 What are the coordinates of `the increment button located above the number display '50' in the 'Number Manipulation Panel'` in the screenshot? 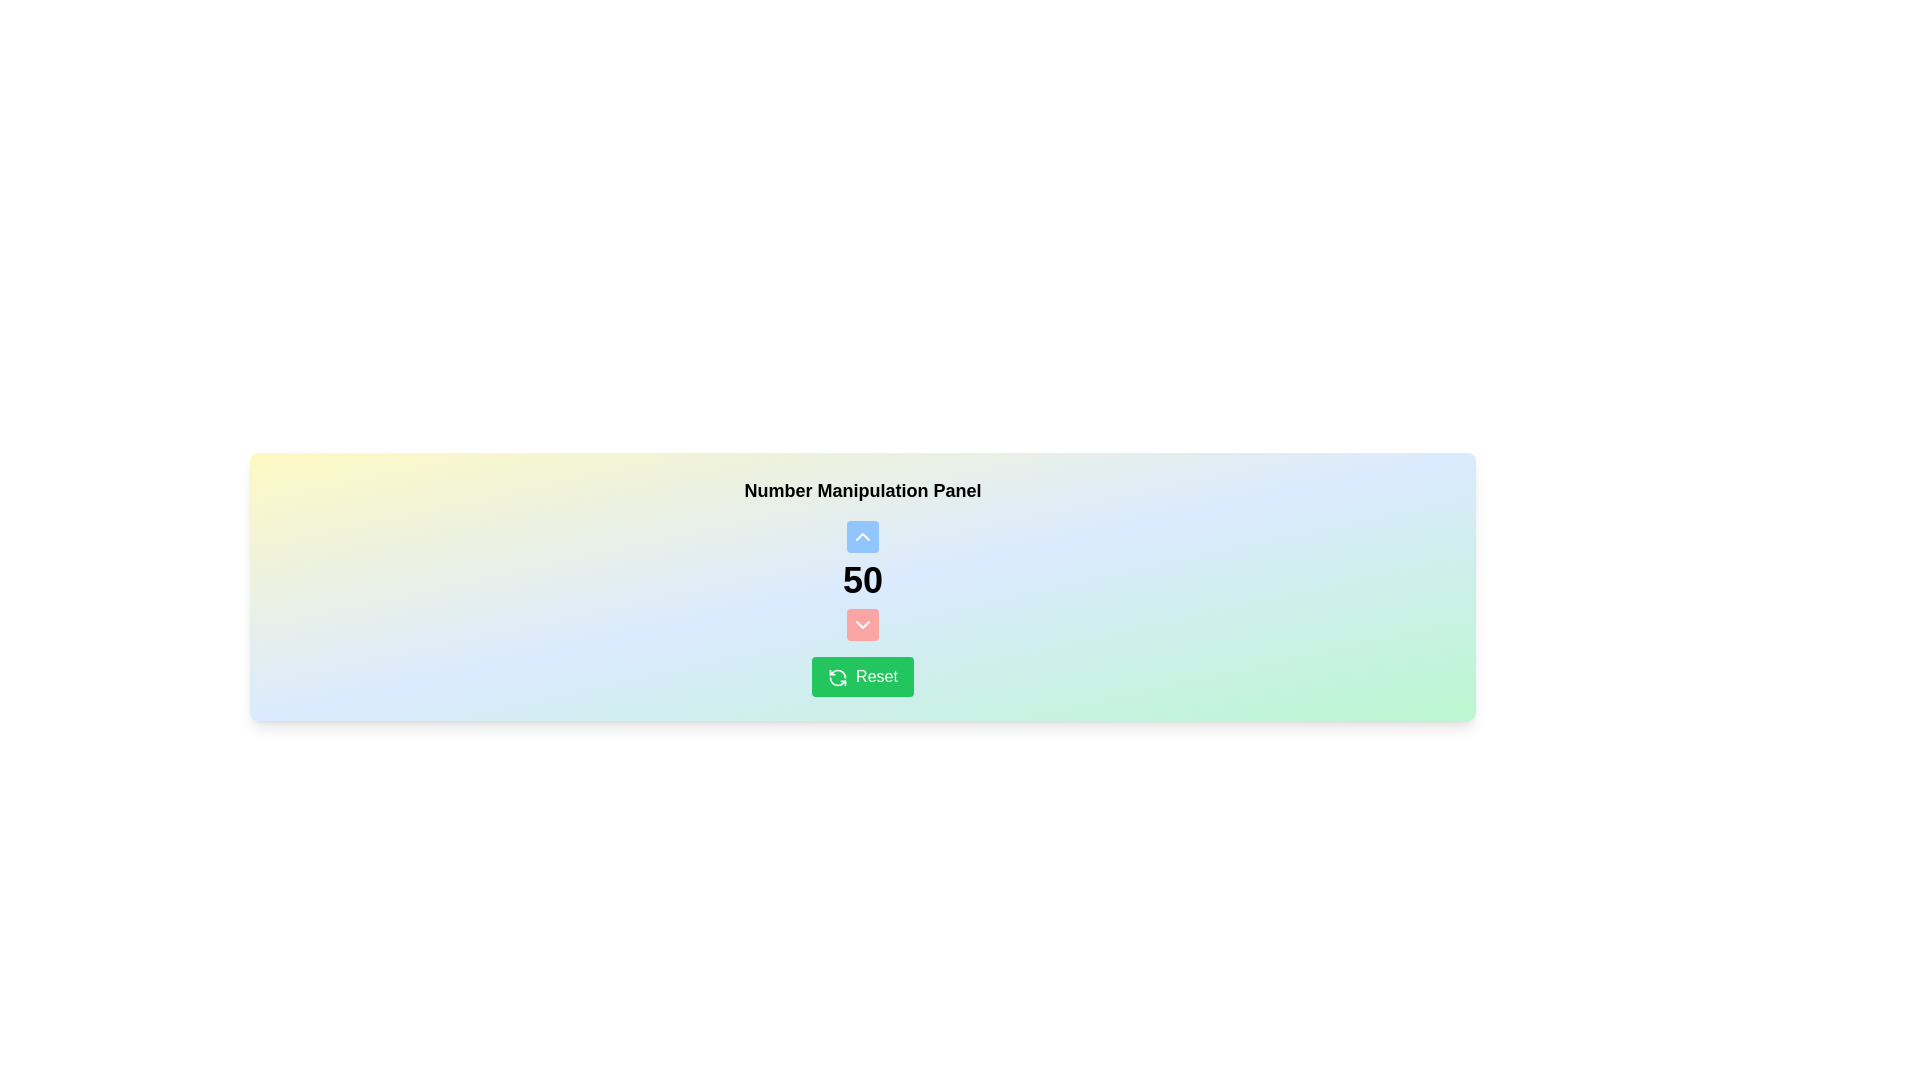 It's located at (863, 535).